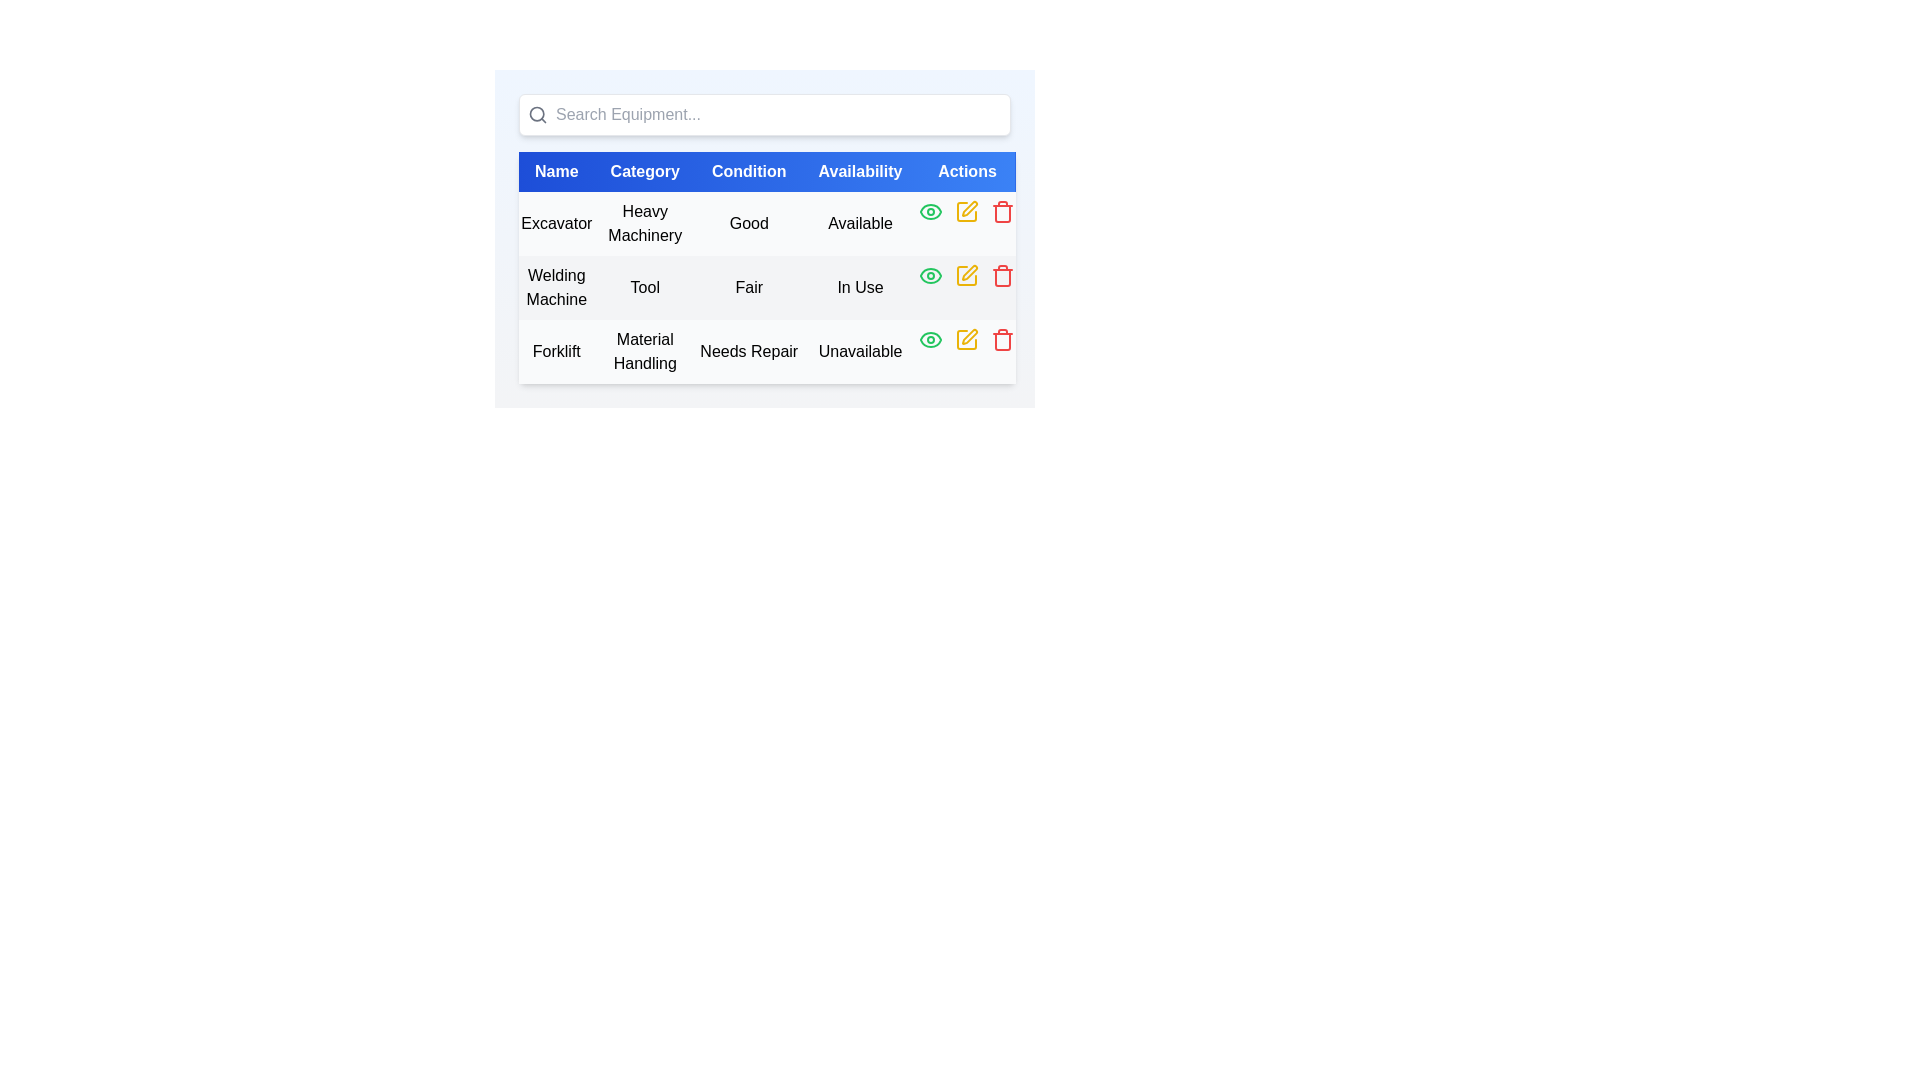 The width and height of the screenshot is (1920, 1080). What do you see at coordinates (930, 276) in the screenshot?
I see `the eye-shaped icon in the Actions column of the second row of the data table` at bounding box center [930, 276].